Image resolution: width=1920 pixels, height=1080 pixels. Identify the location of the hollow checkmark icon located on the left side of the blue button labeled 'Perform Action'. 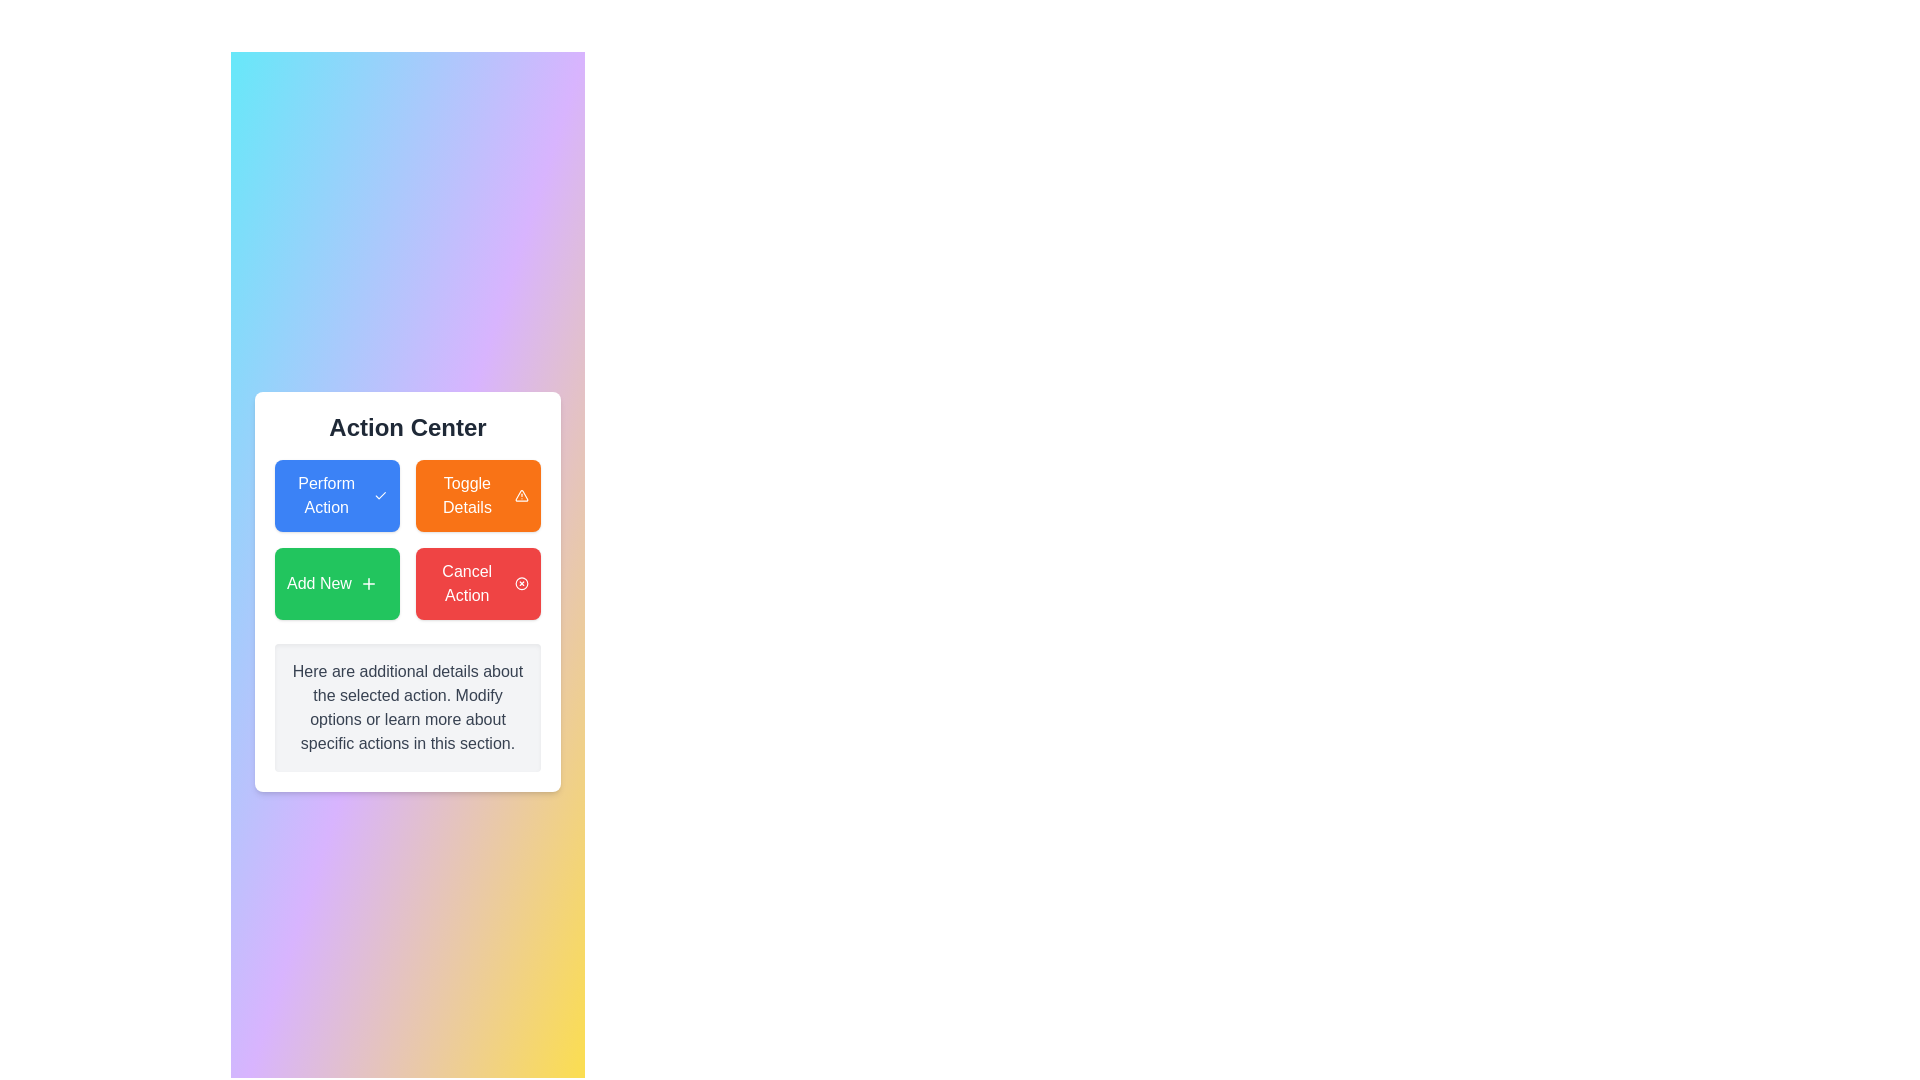
(381, 495).